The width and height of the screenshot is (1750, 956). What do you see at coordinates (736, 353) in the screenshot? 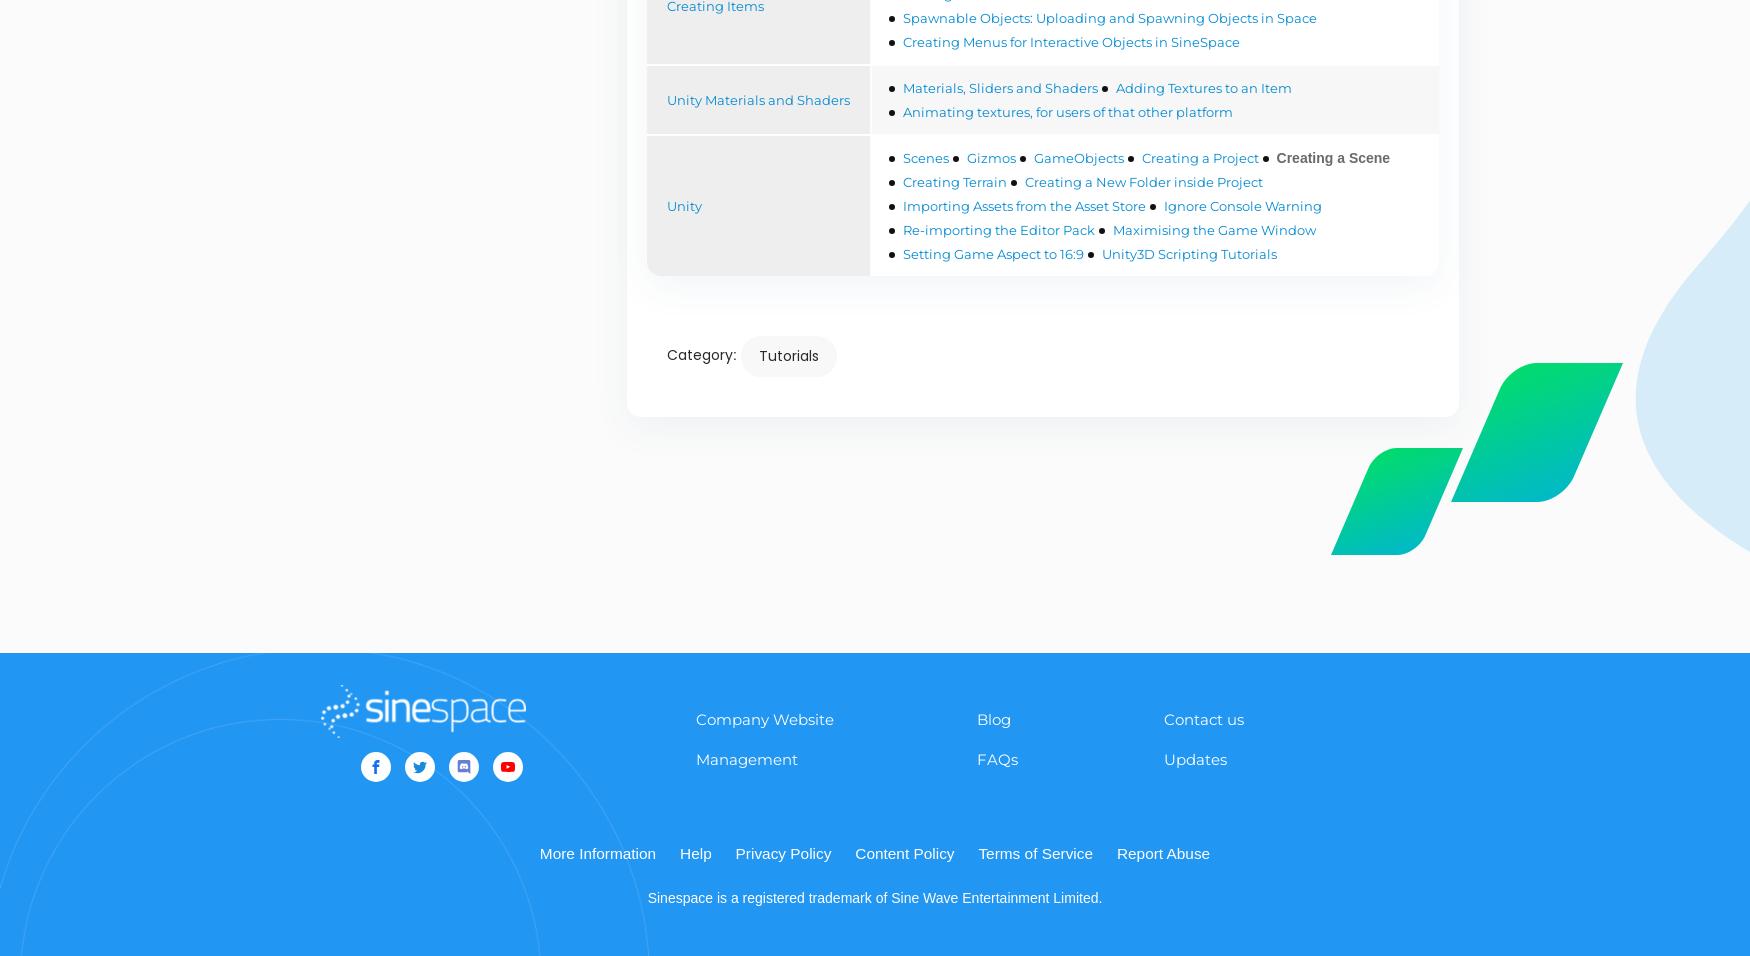
I see `':'` at bounding box center [736, 353].